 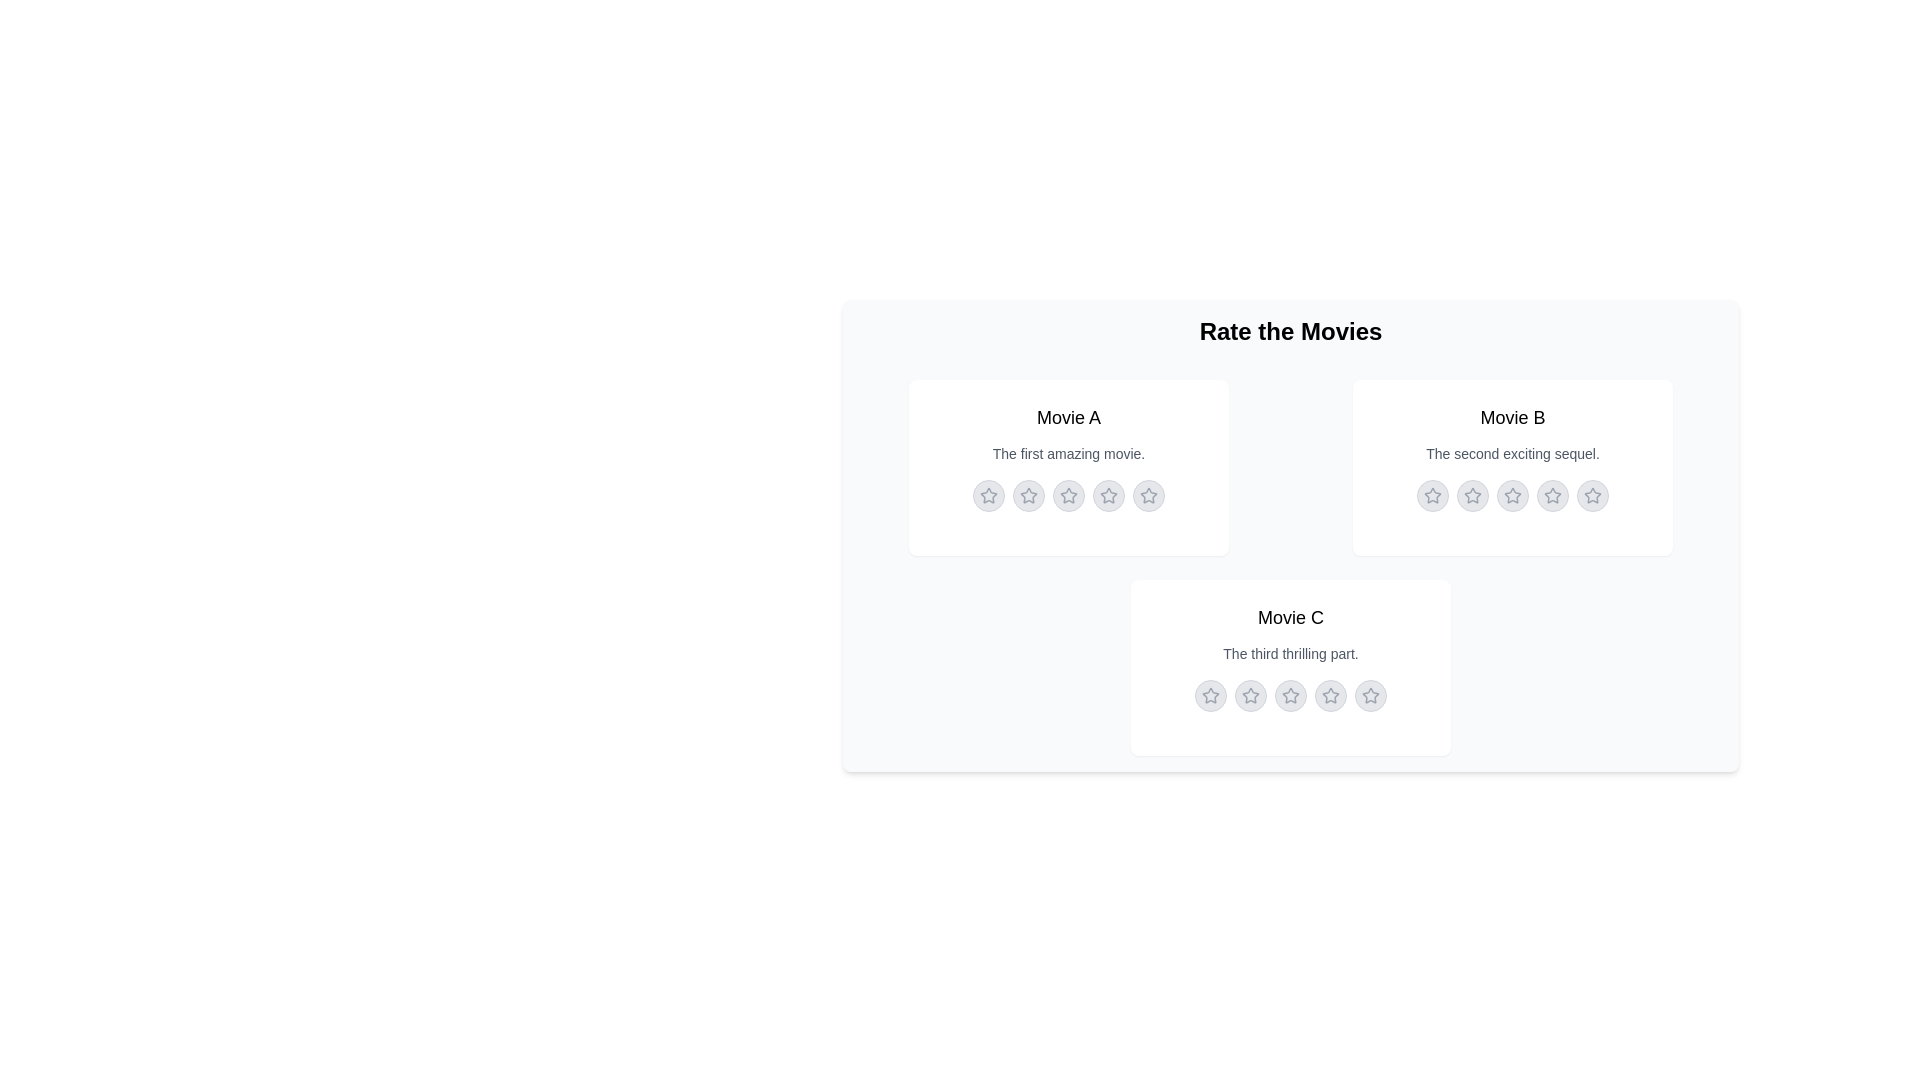 I want to click on the first star in the rating group for 'Movie C', so click(x=1209, y=694).